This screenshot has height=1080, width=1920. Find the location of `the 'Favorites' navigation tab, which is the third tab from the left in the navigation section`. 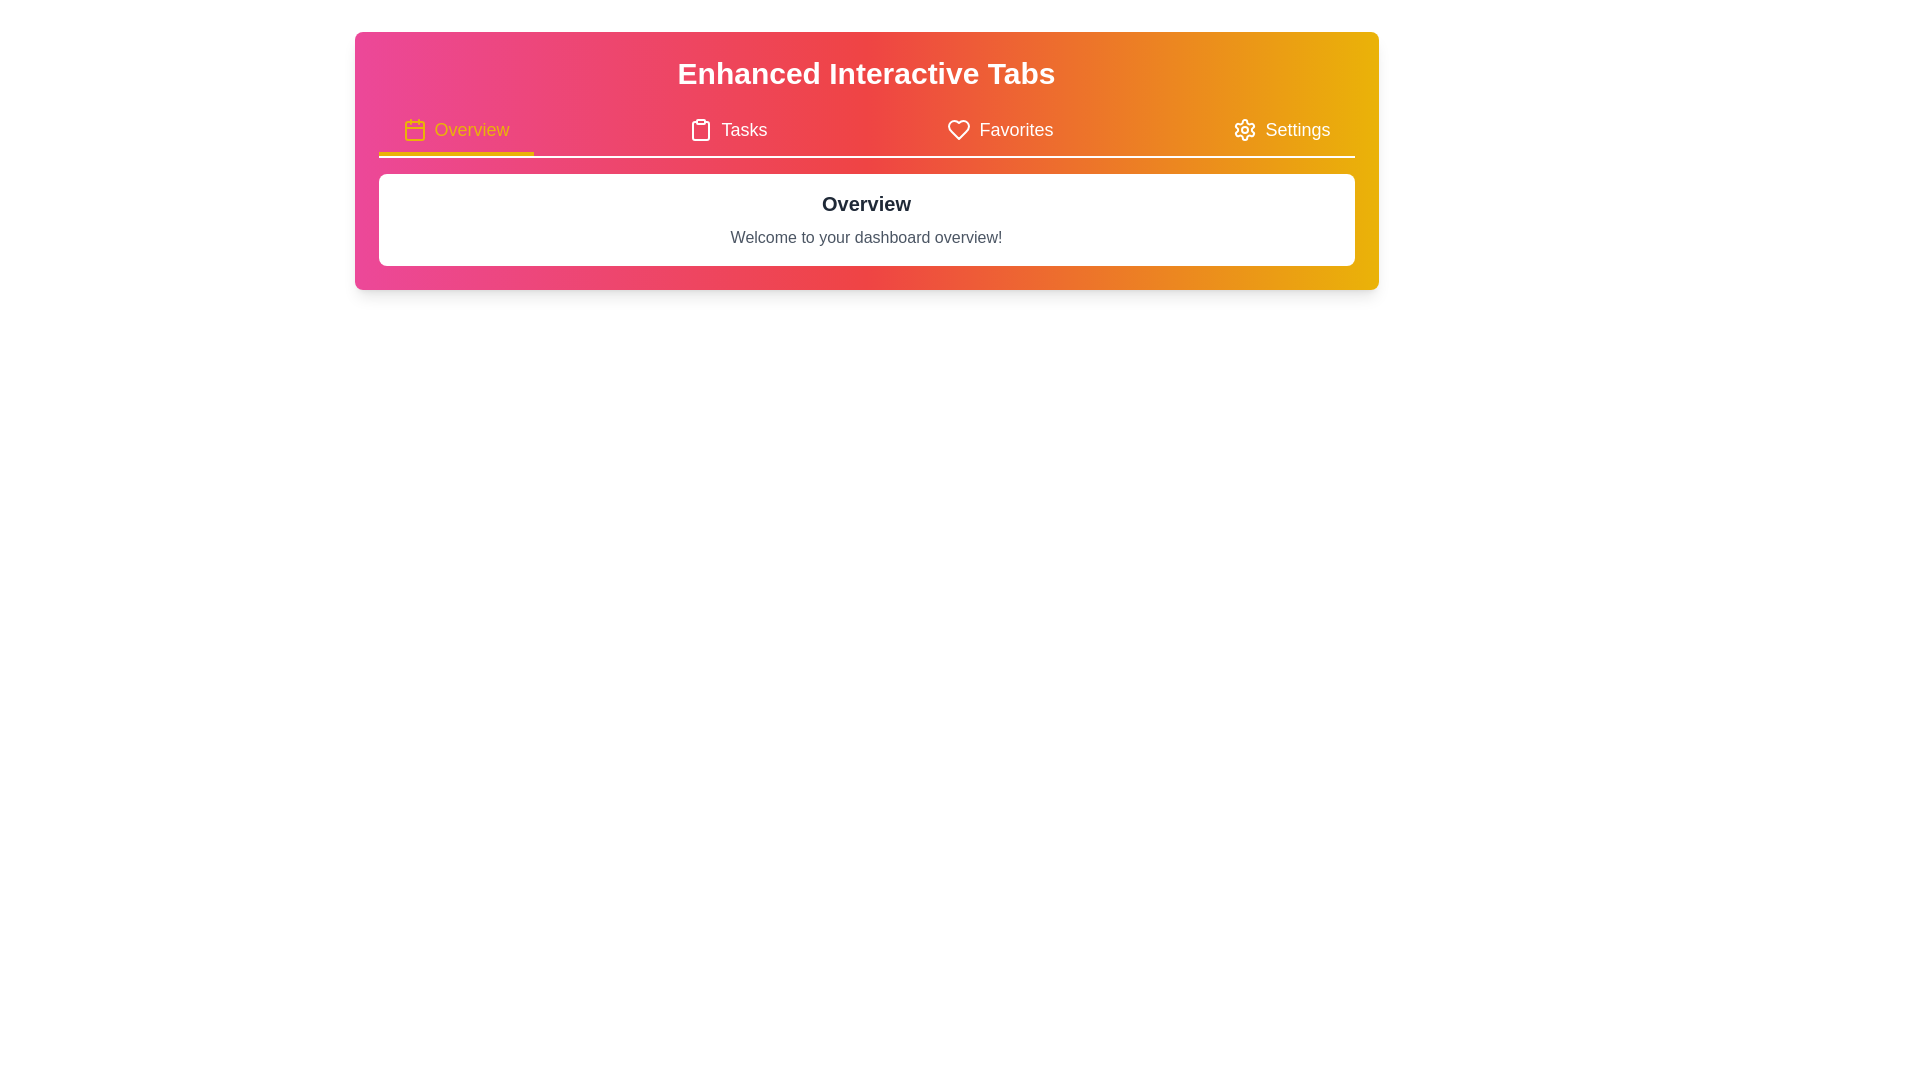

the 'Favorites' navigation tab, which is the third tab from the left in the navigation section is located at coordinates (1000, 131).